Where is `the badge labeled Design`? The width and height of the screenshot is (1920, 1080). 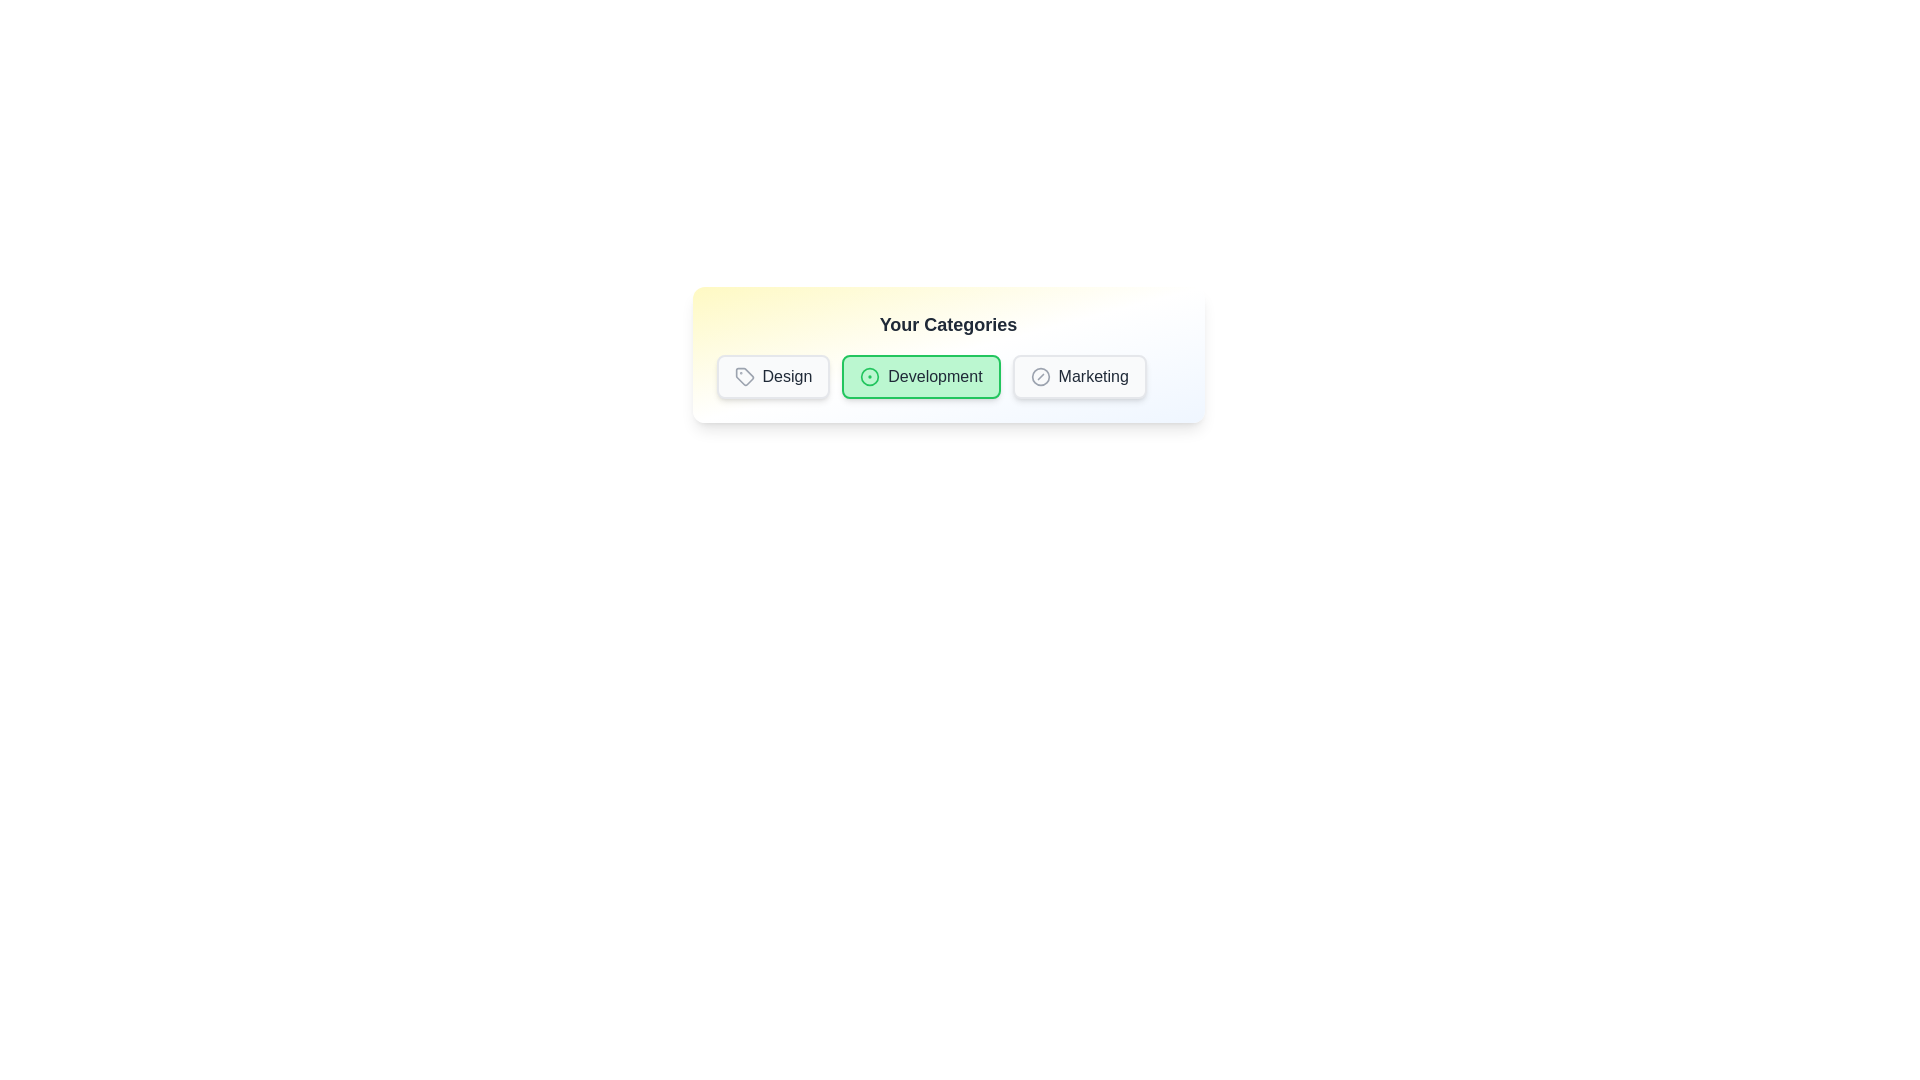 the badge labeled Design is located at coordinates (772, 377).